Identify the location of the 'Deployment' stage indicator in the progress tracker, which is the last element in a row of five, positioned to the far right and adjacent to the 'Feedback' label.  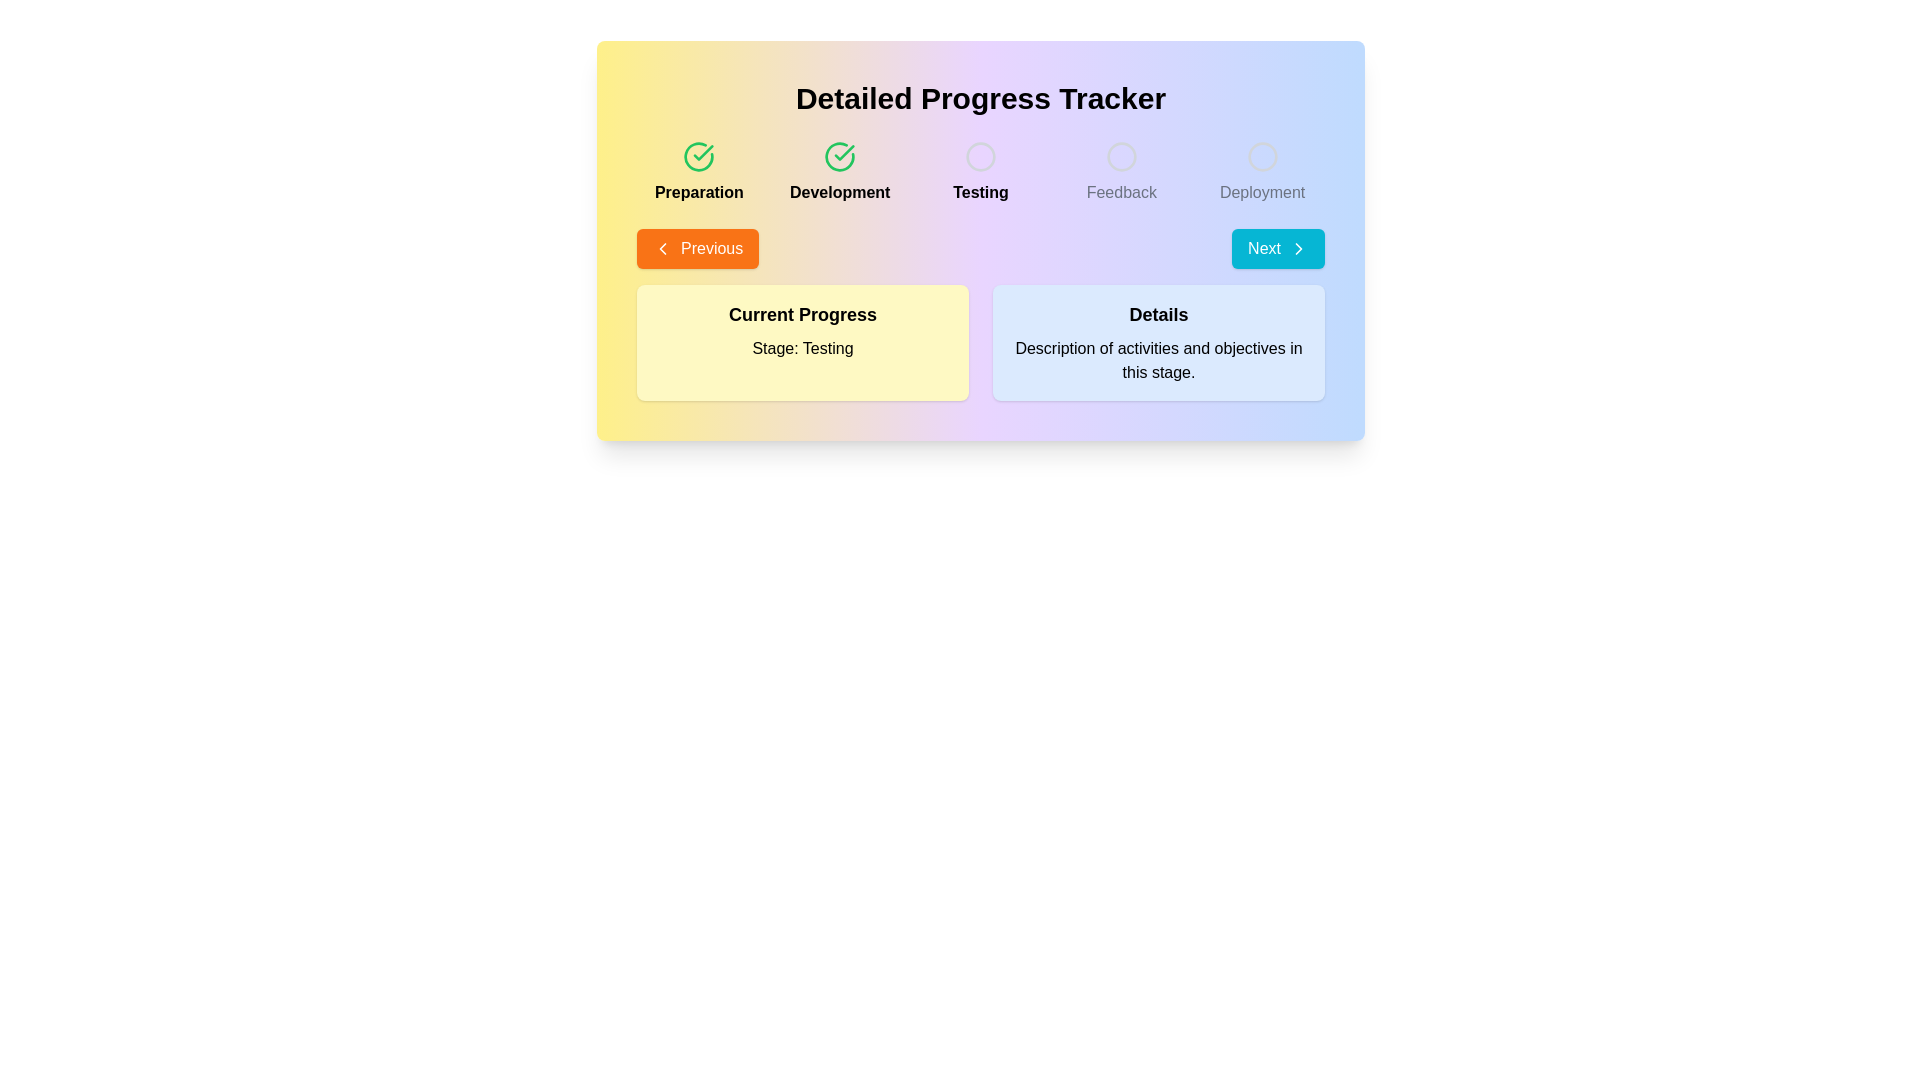
(1261, 172).